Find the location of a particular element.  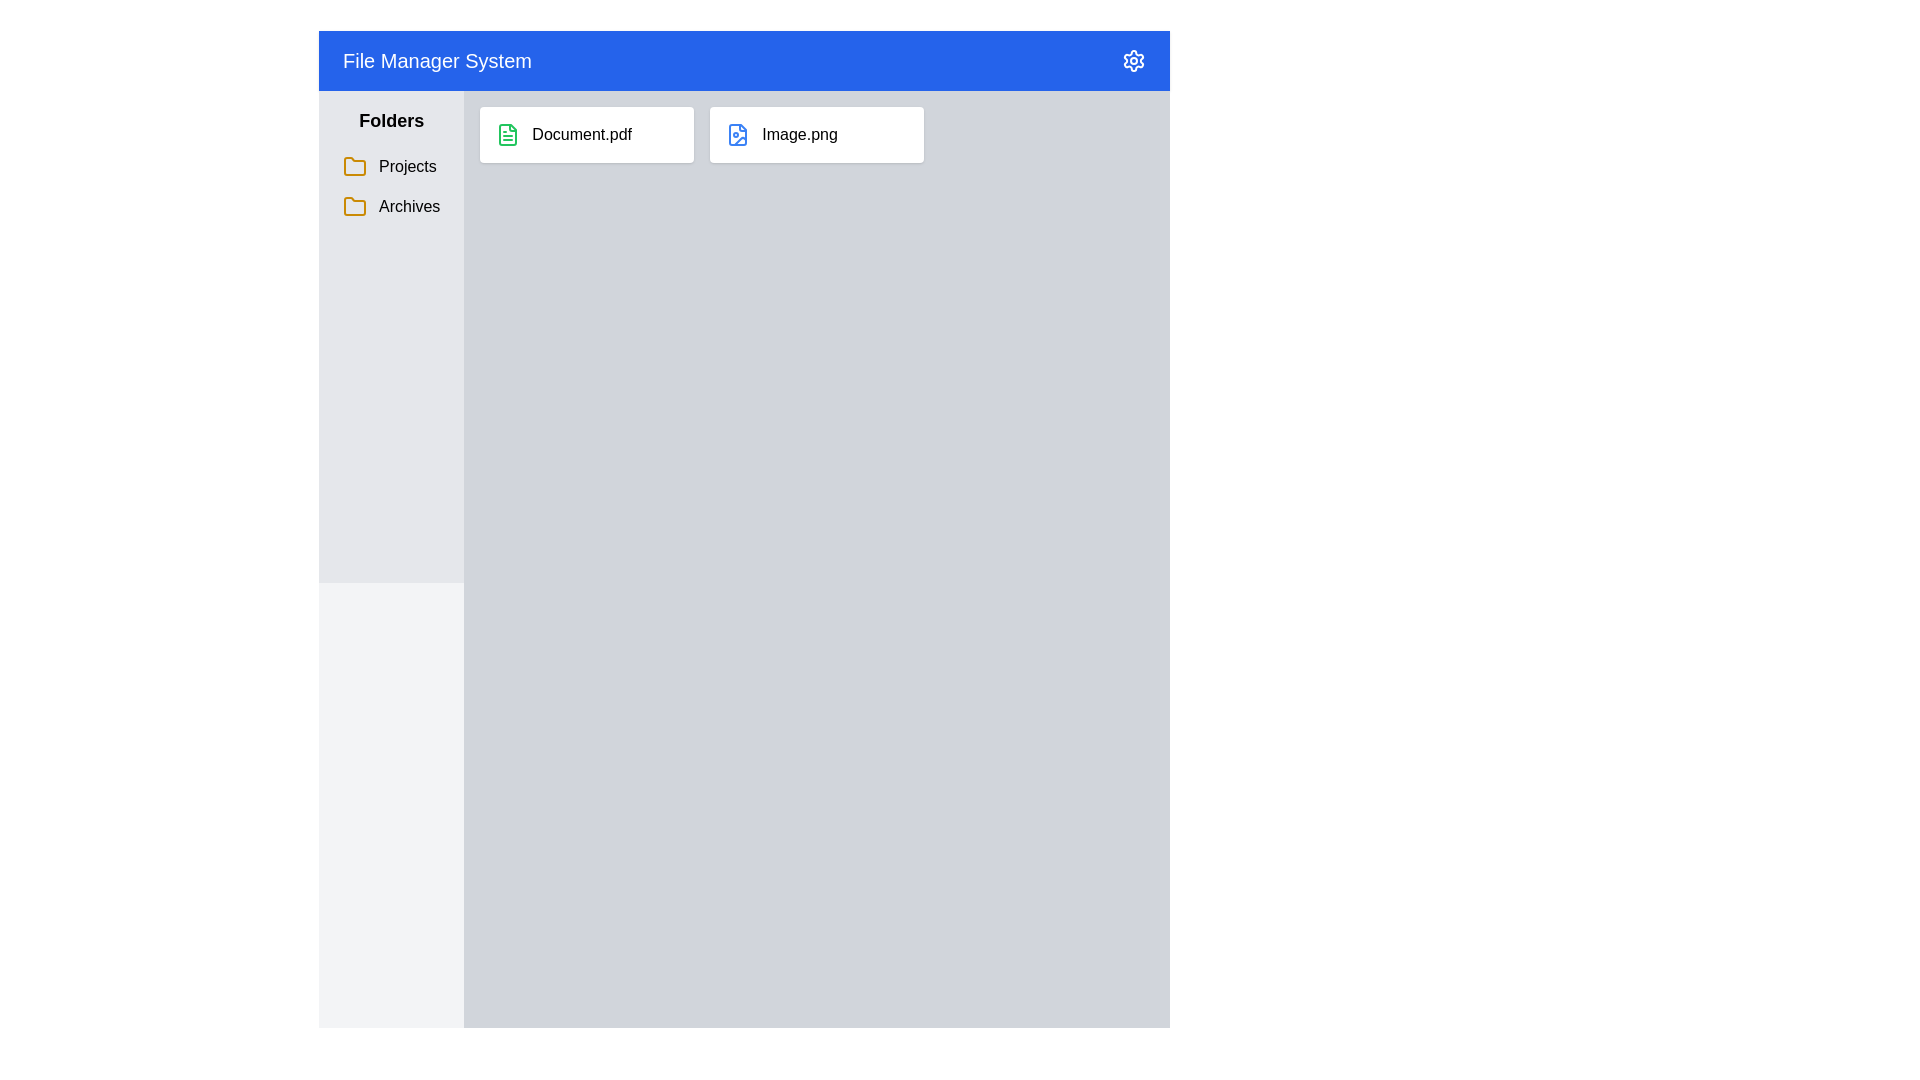

the details of the small blue icon resembling a document with an image symbol, which is part of the file labeled 'Image.png' is located at coordinates (737, 135).